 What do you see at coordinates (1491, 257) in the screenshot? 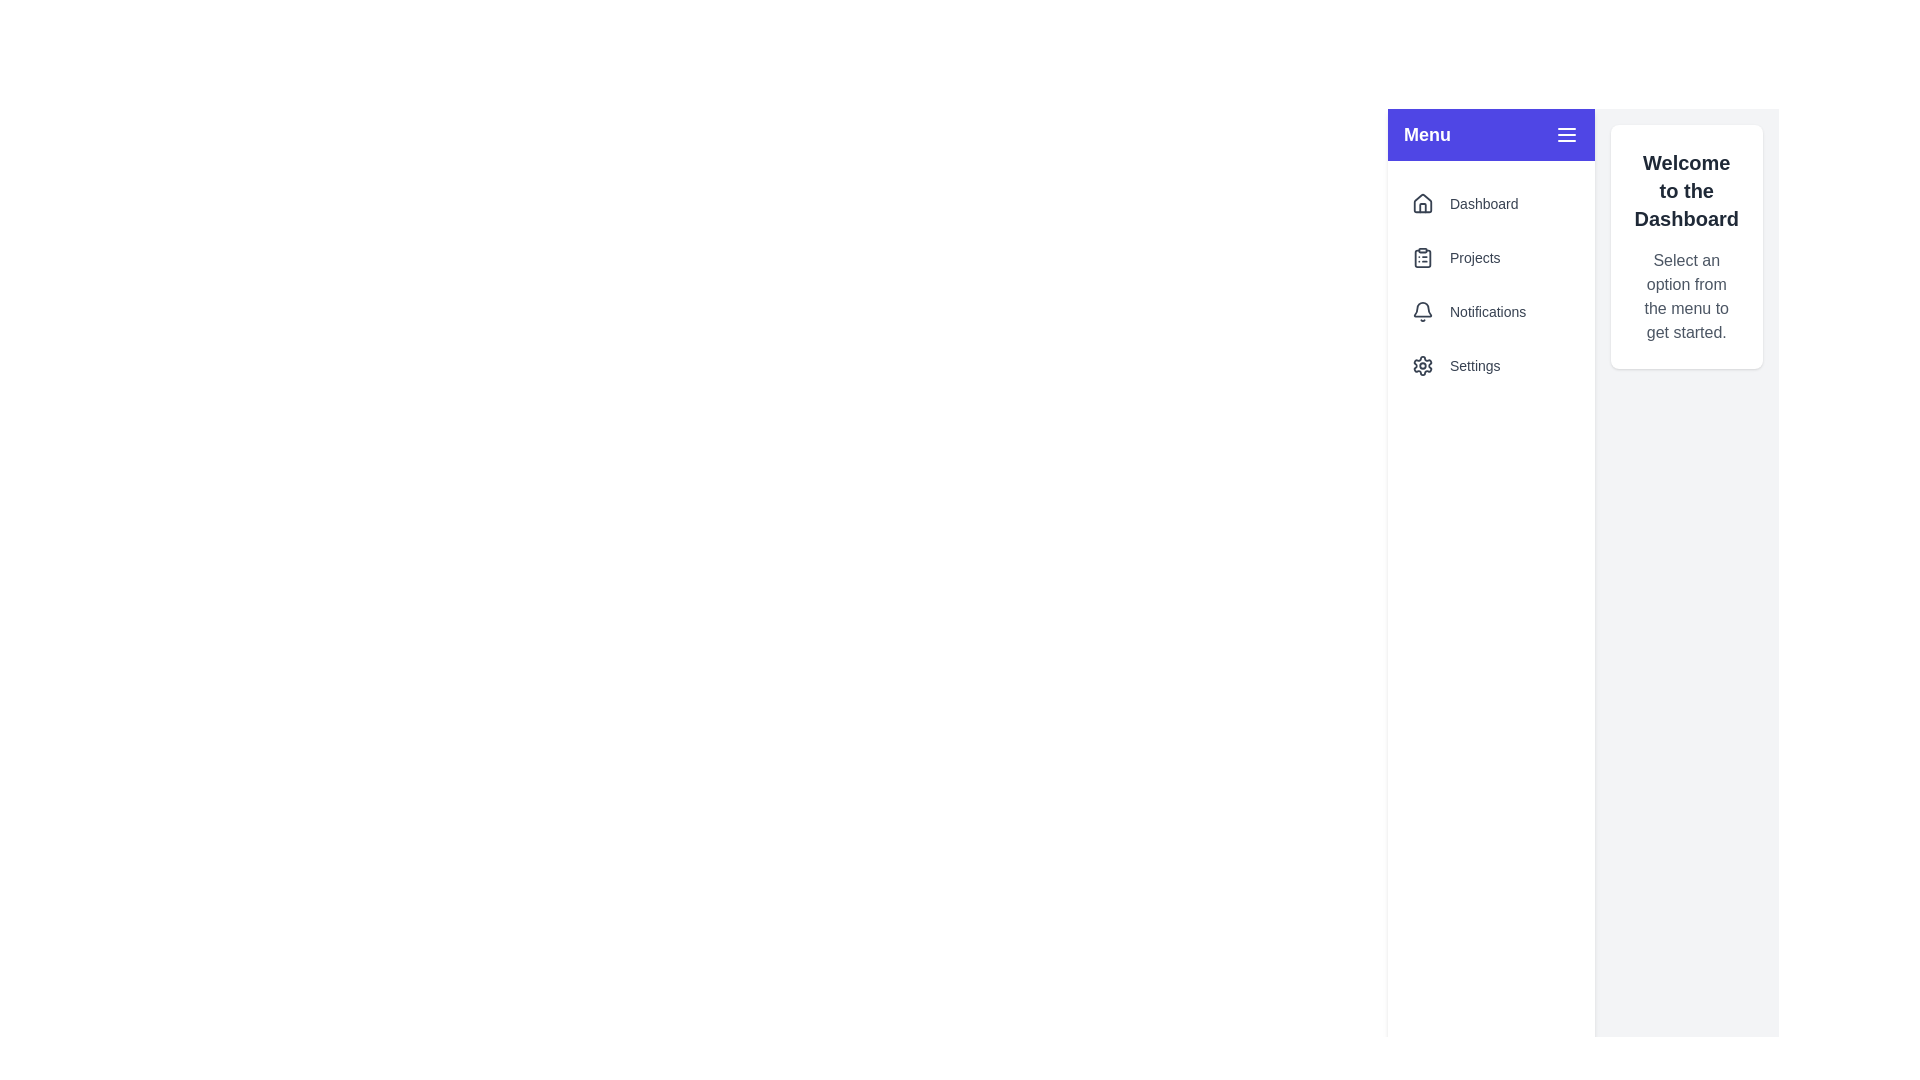
I see `the menu item Projects from the drawer` at bounding box center [1491, 257].